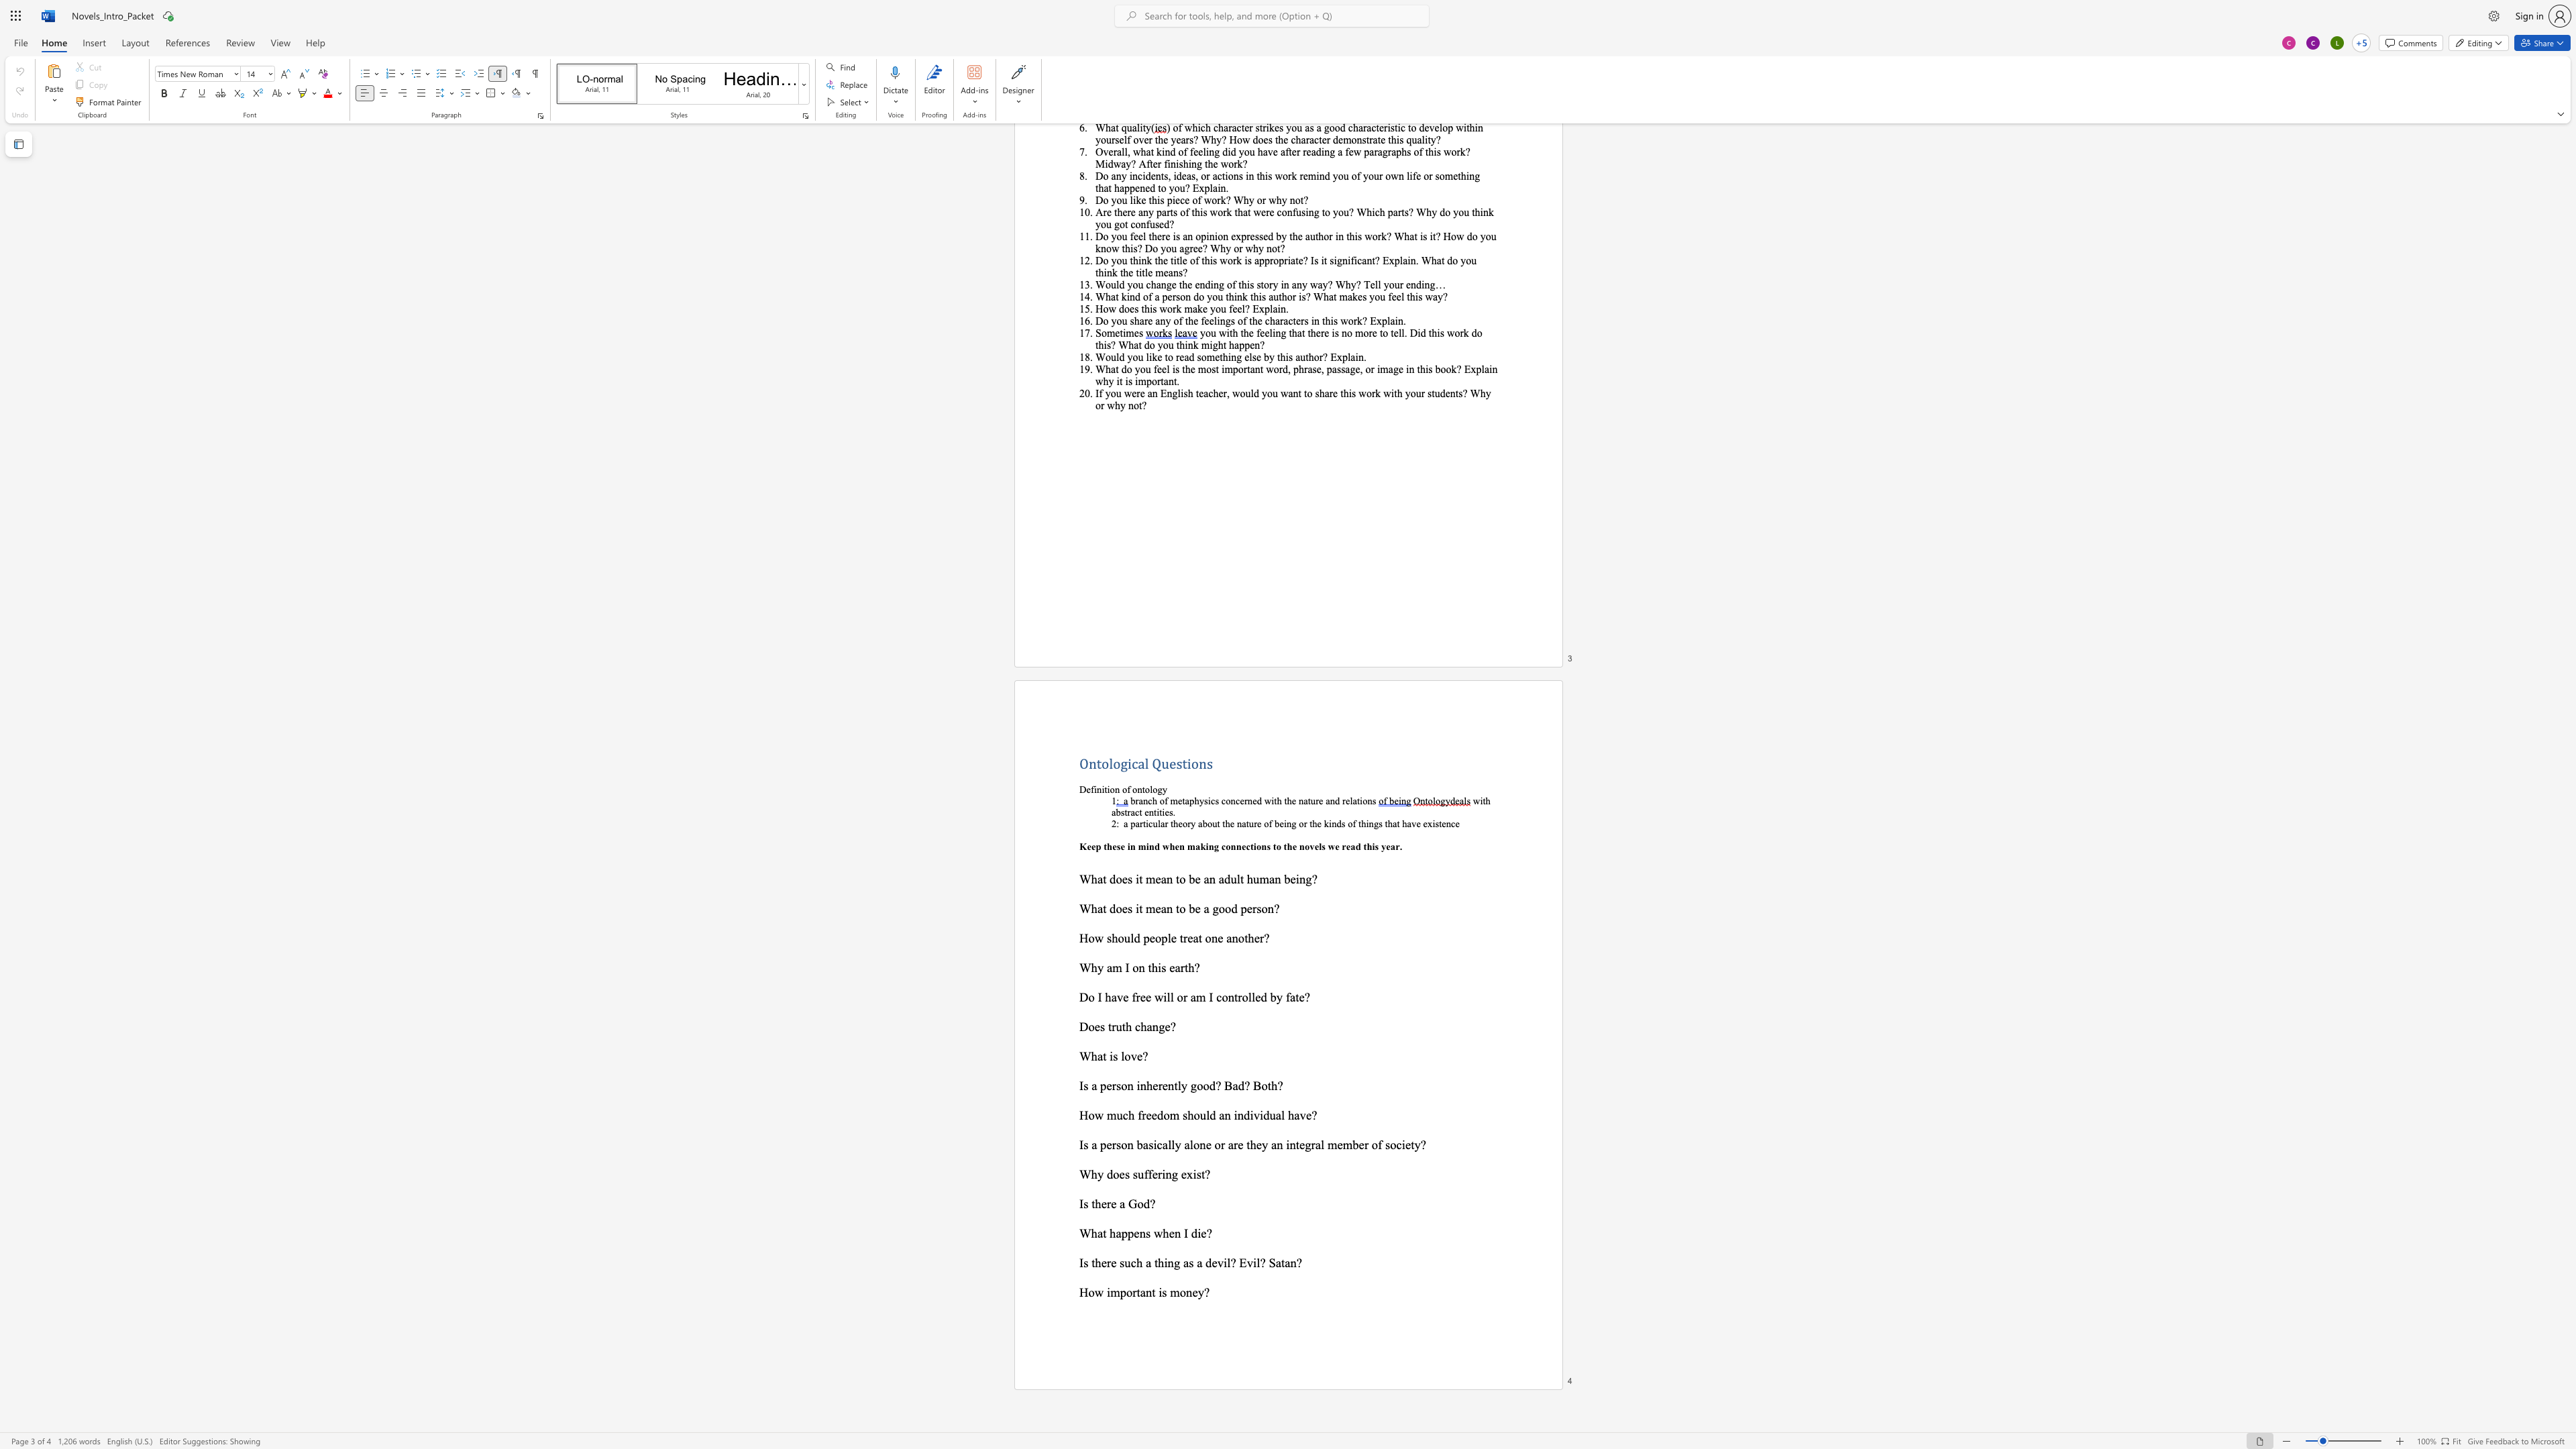  I want to click on the 1th character "t" in the text, so click(1104, 1055).